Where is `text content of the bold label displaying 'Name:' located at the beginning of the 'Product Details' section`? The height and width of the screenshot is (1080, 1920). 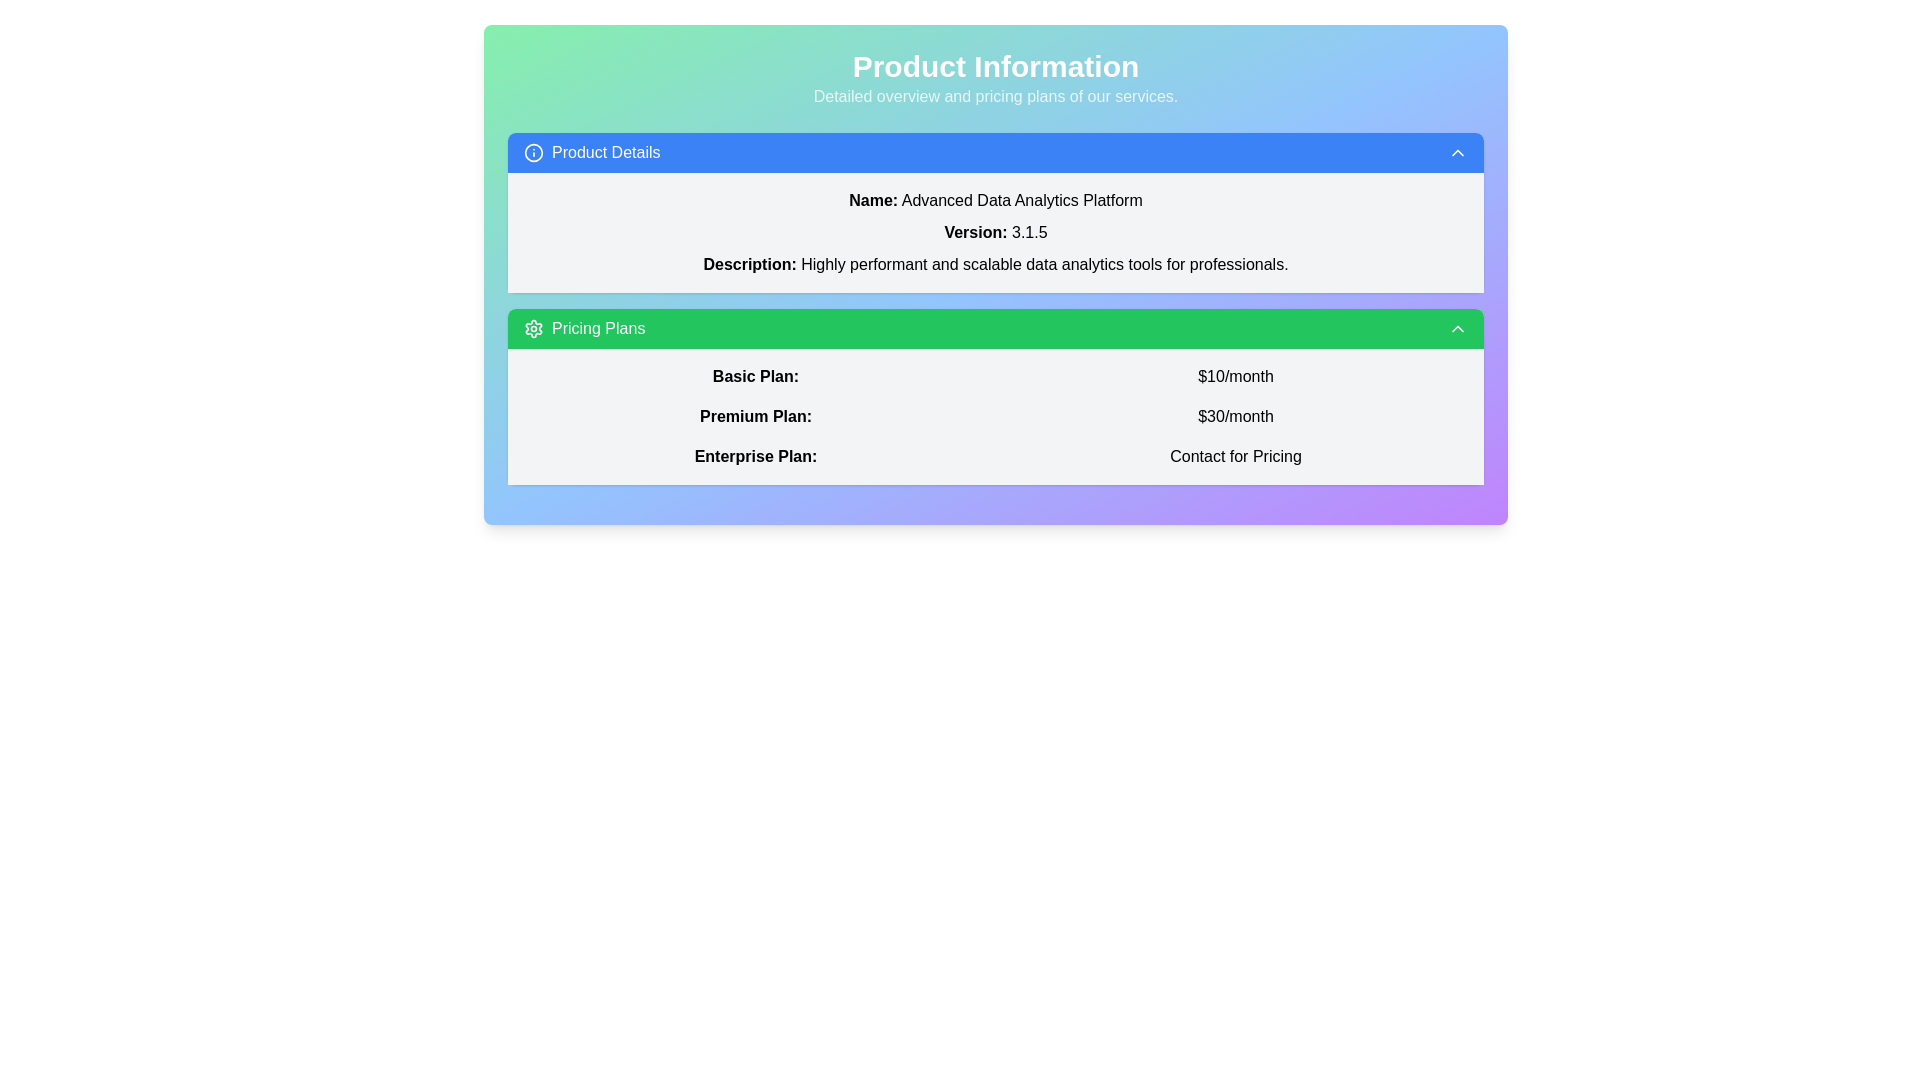 text content of the bold label displaying 'Name:' located at the beginning of the 'Product Details' section is located at coordinates (873, 200).